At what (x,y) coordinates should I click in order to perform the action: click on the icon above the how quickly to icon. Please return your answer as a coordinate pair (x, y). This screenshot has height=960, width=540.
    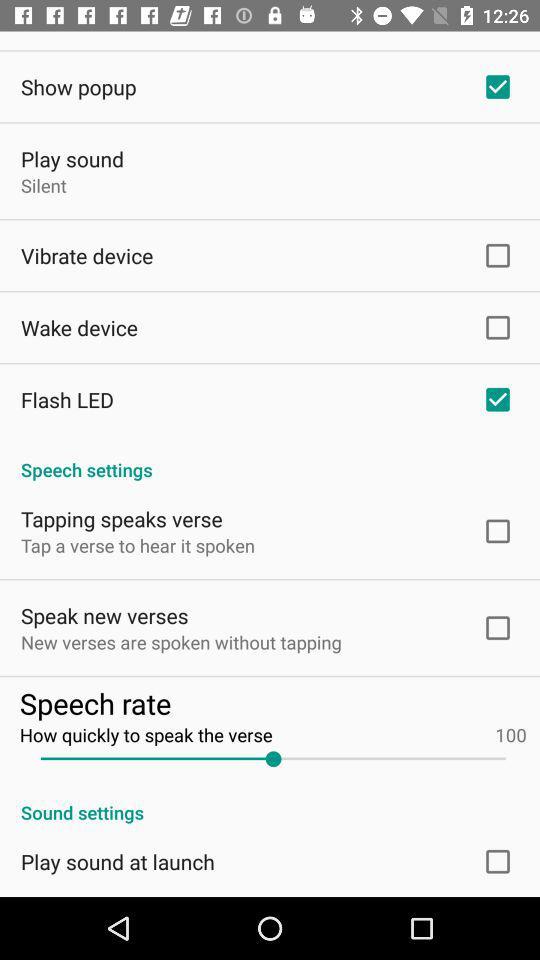
    Looking at the image, I should click on (272, 703).